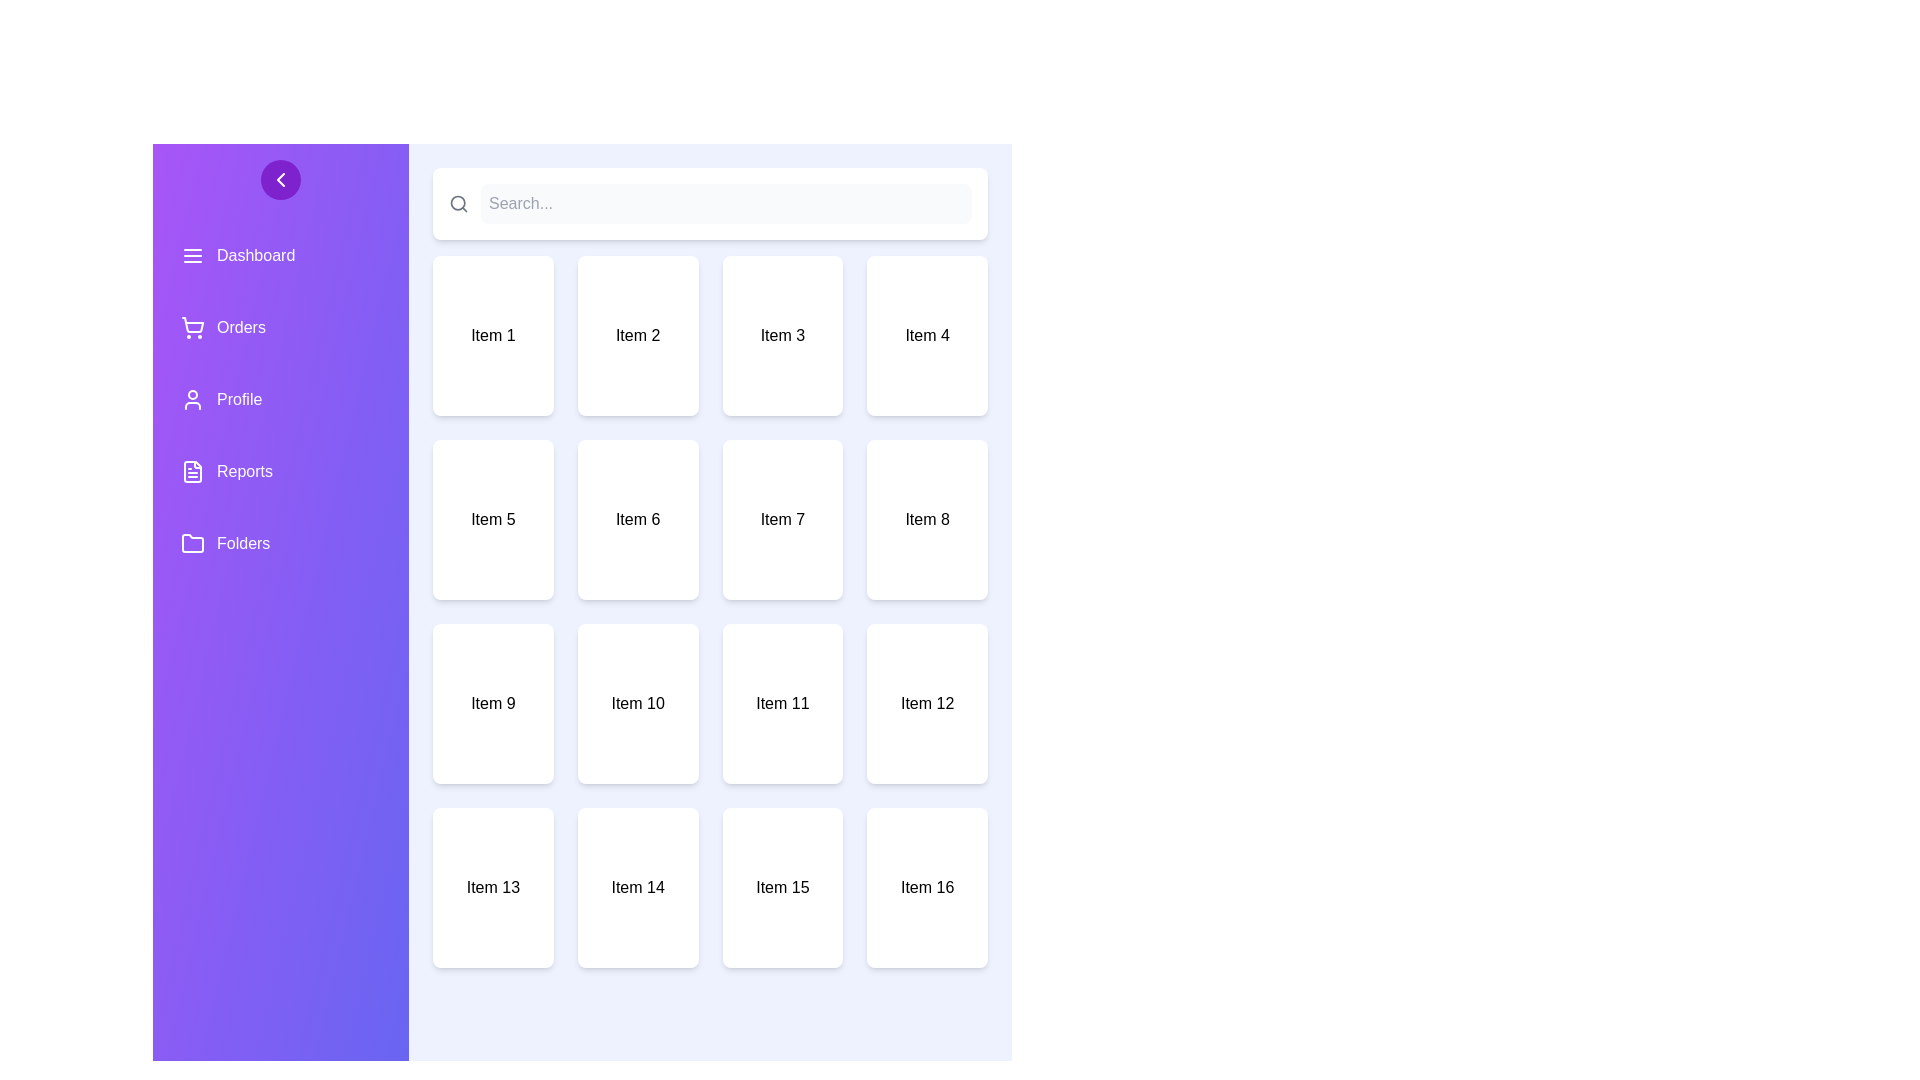  Describe the element at coordinates (280, 471) in the screenshot. I see `the sidebar menu item labeled Reports to navigate to its section` at that location.